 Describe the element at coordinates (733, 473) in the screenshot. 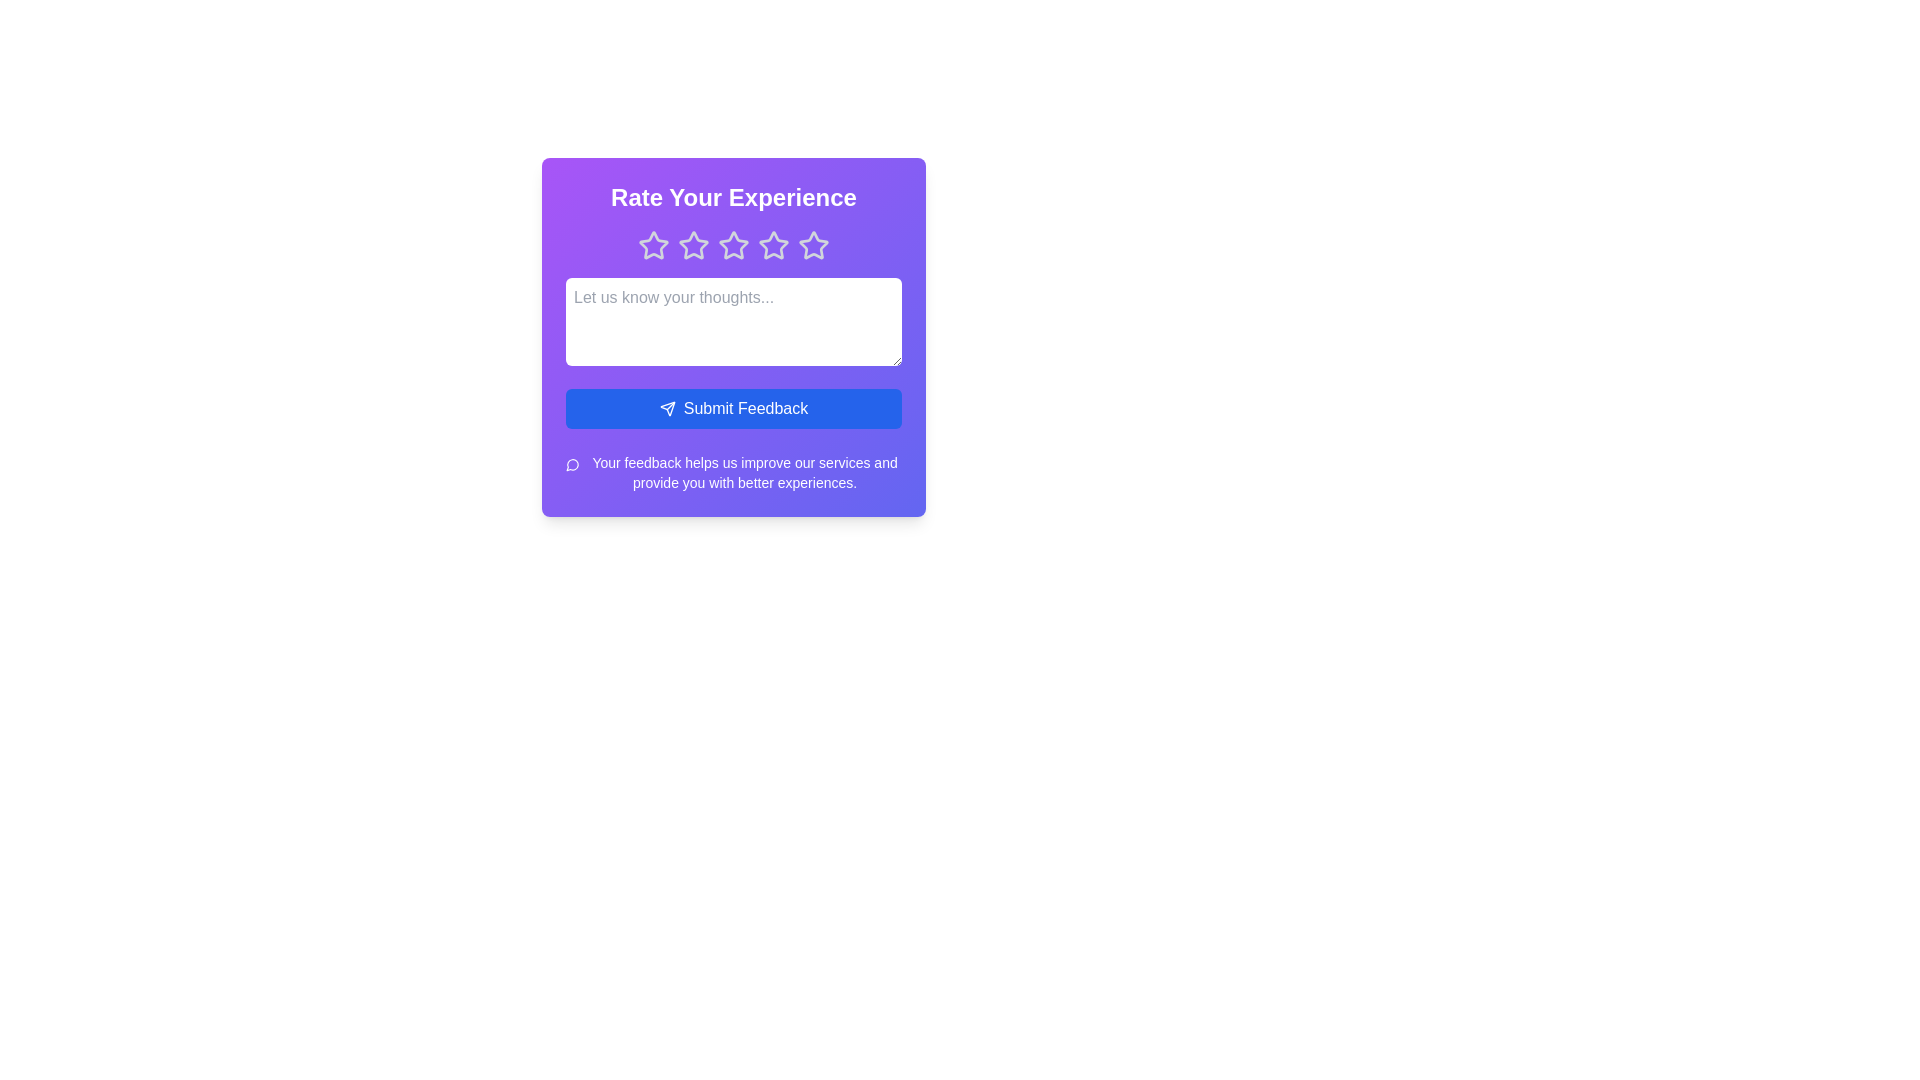

I see `the static informational text block that displays the message 'Your feedback helps us improve our services and provide you with better experiences.' It is located at the bottom of the feedback form panel, below the 'Submit Feedback' button, and features a small speech bubble icon to the left of the text` at that location.